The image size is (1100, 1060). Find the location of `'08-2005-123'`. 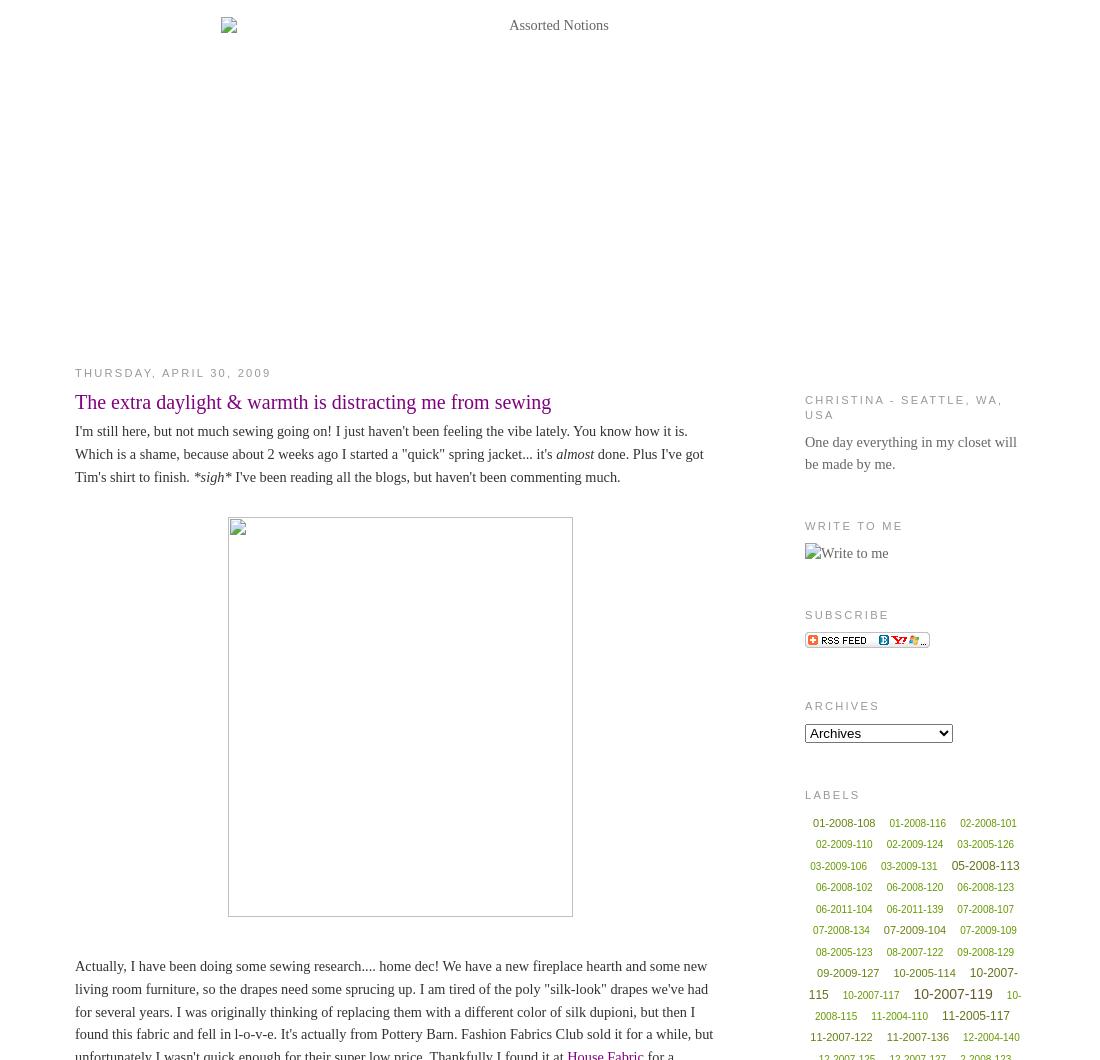

'08-2005-123' is located at coordinates (814, 950).